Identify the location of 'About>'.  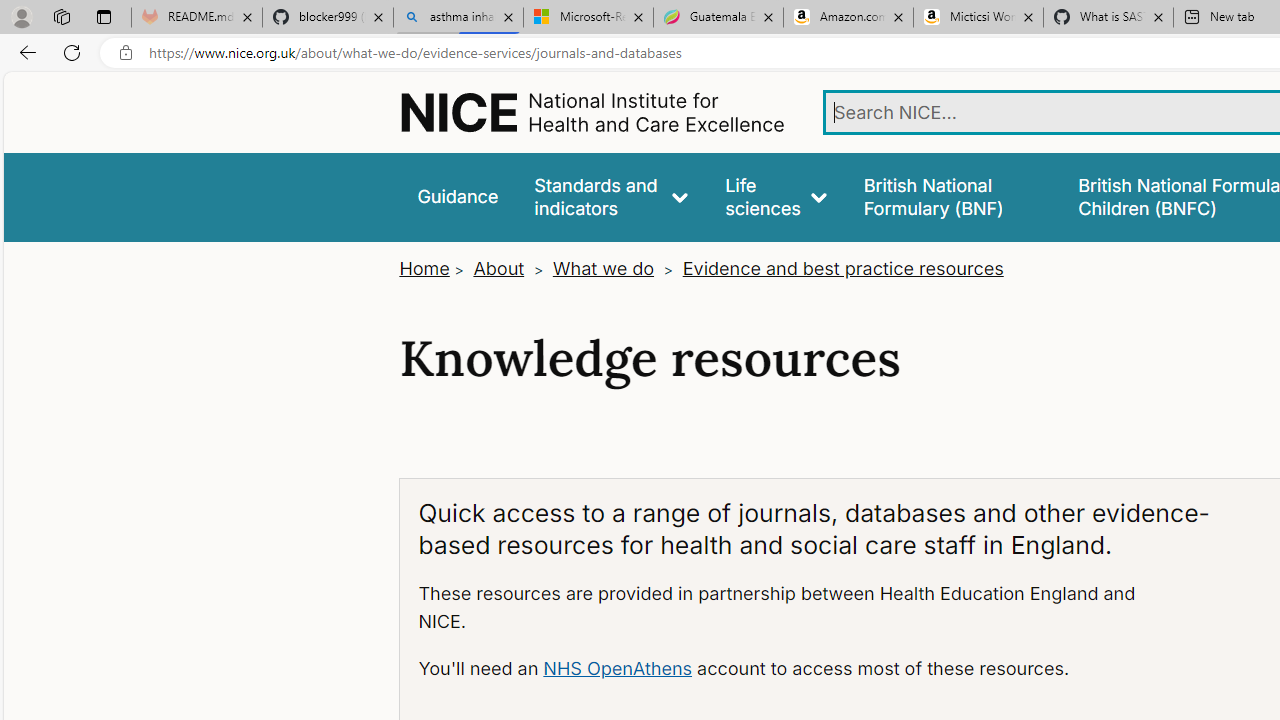
(510, 268).